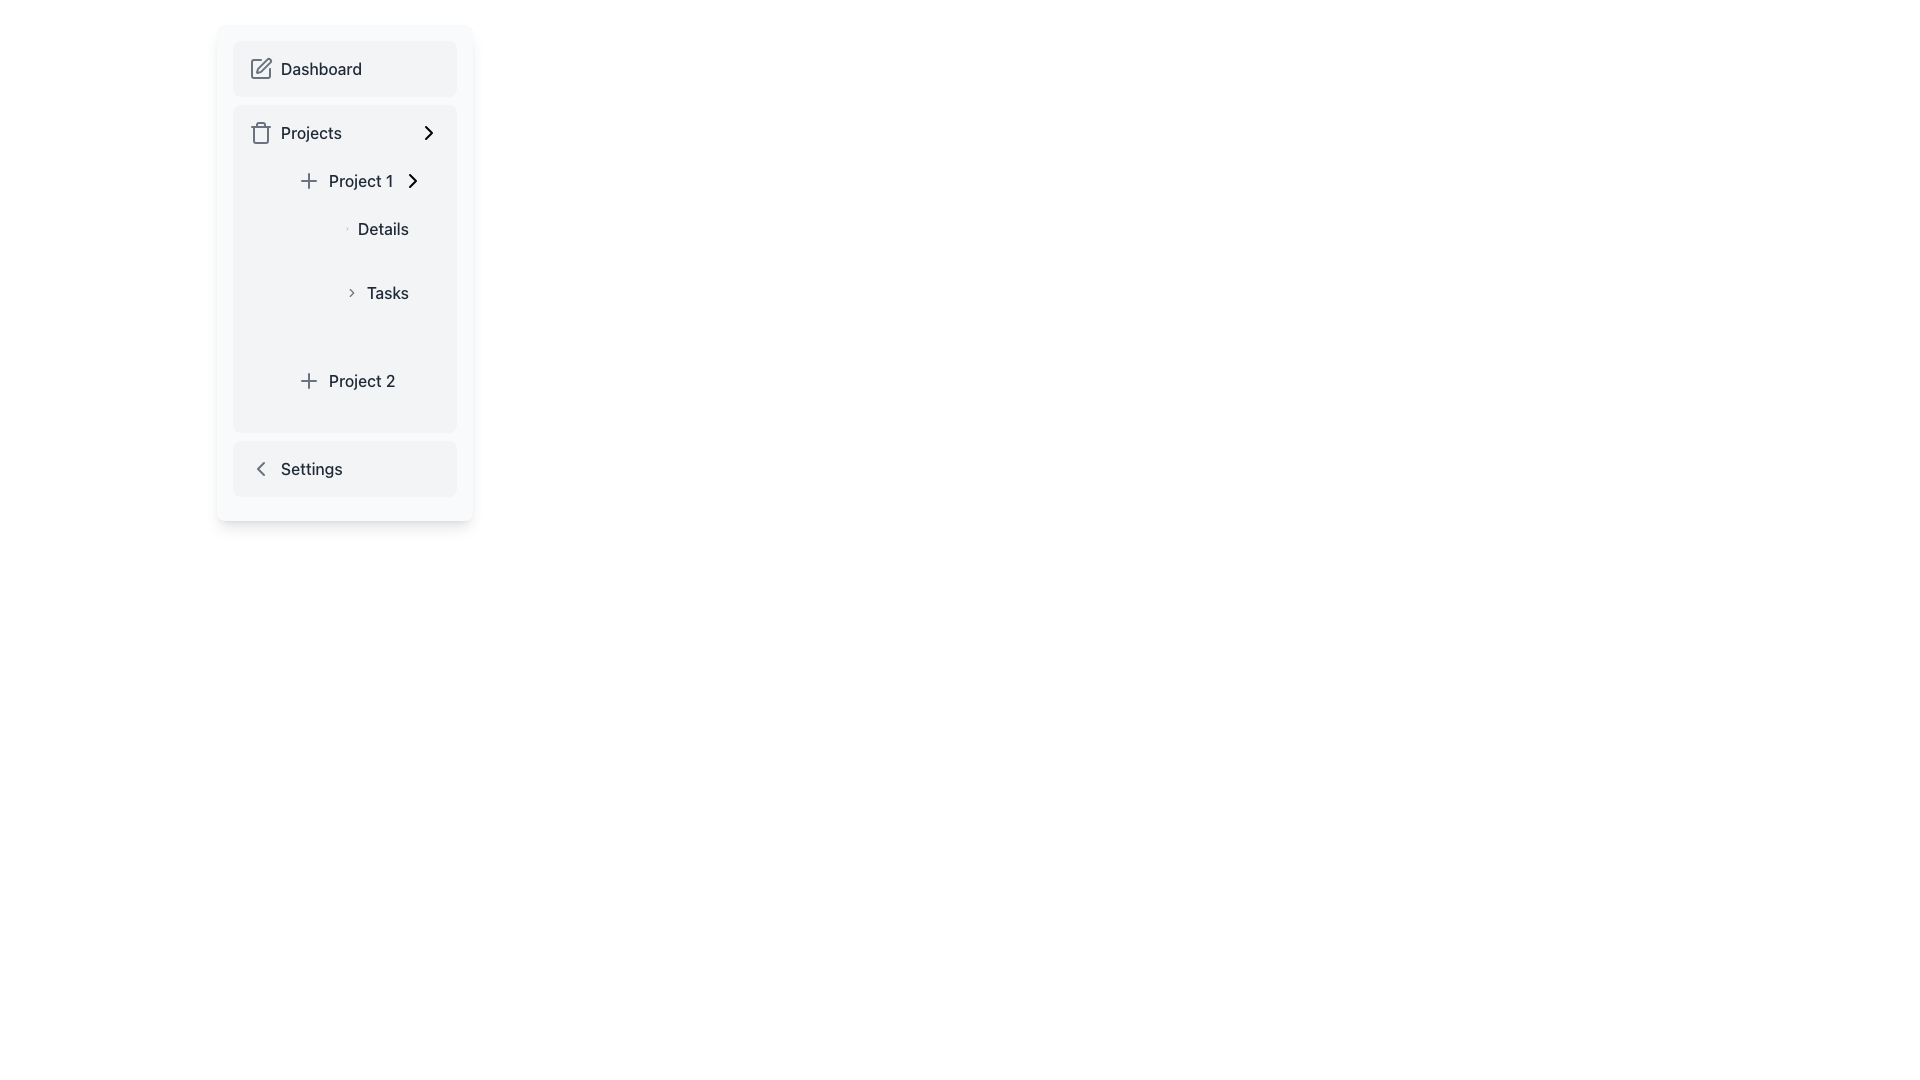 This screenshot has width=1920, height=1080. What do you see at coordinates (411, 181) in the screenshot?
I see `the arrow icon located to the far right of the 'Project 1' menu item` at bounding box center [411, 181].